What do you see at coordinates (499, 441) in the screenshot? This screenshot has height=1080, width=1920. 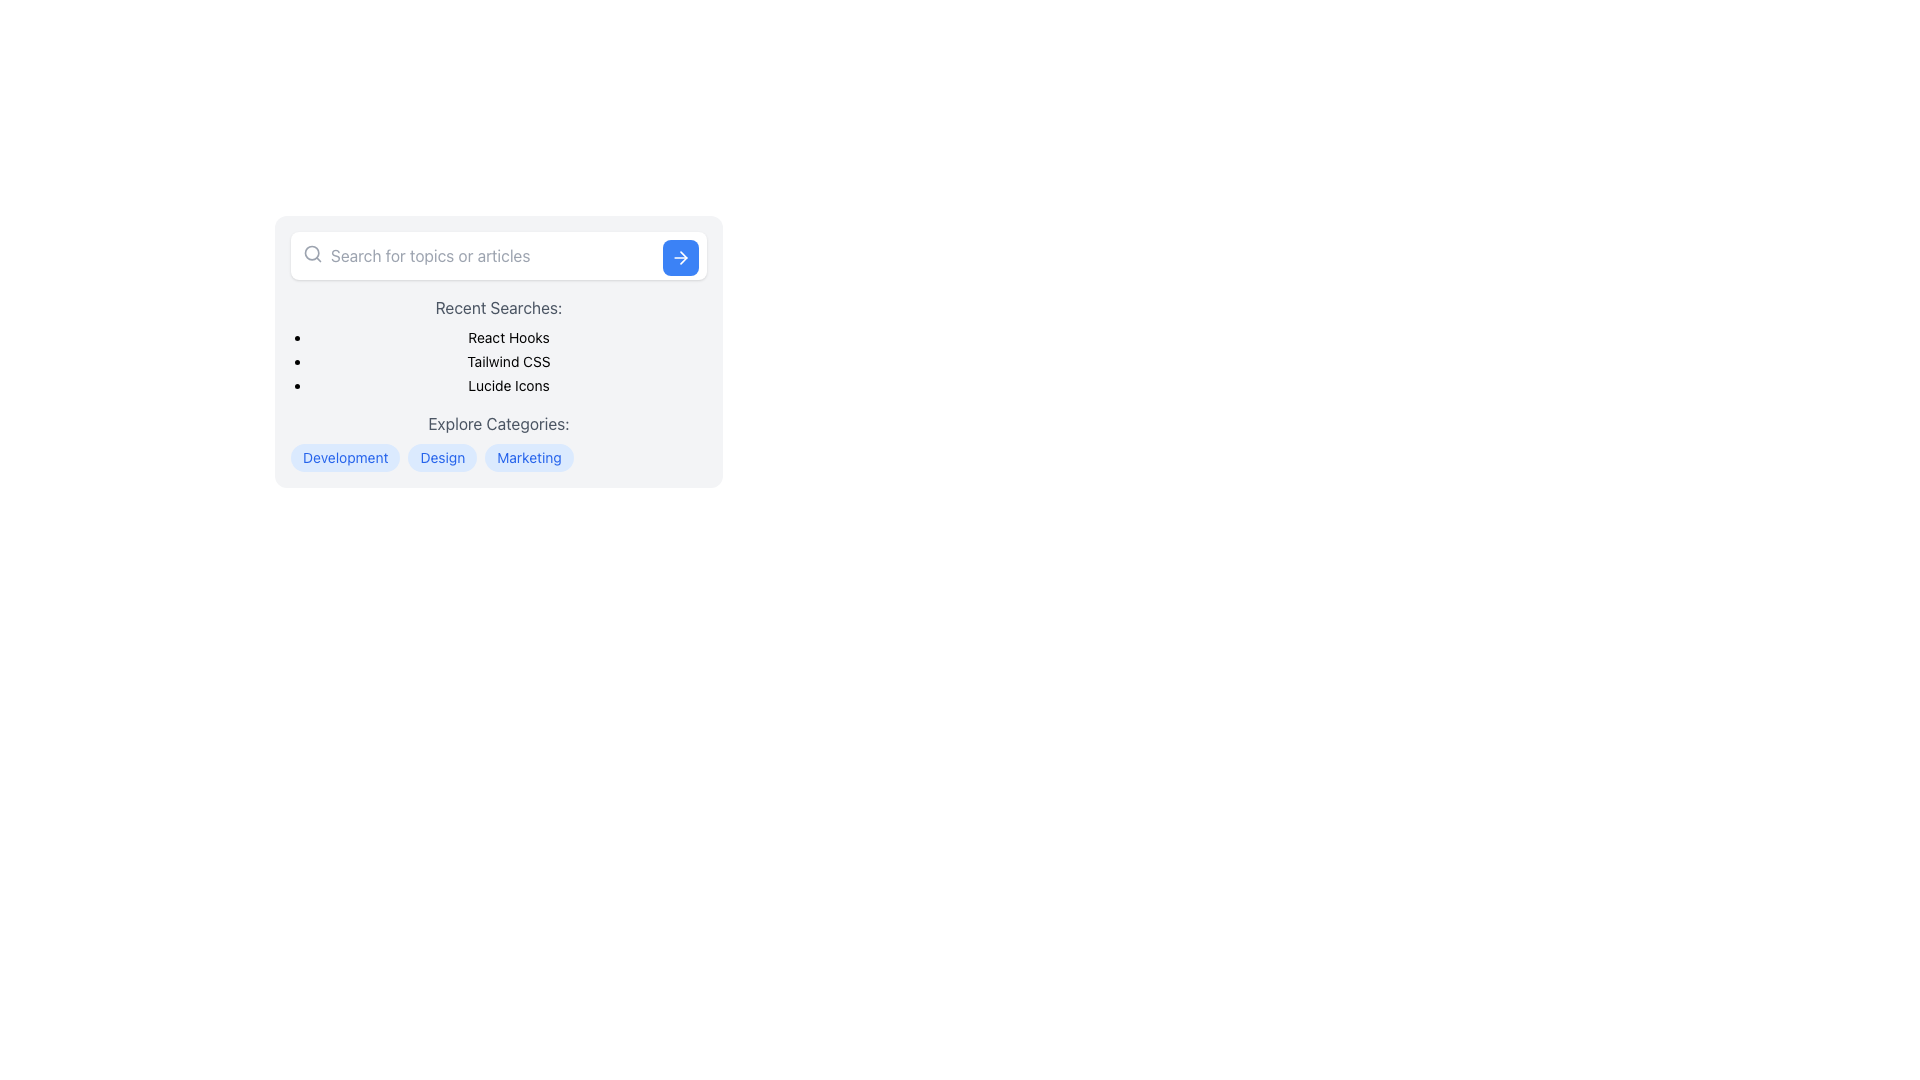 I see `one of the category tags following the text label 'Explore Categories:' which has a light blue background and blue text` at bounding box center [499, 441].